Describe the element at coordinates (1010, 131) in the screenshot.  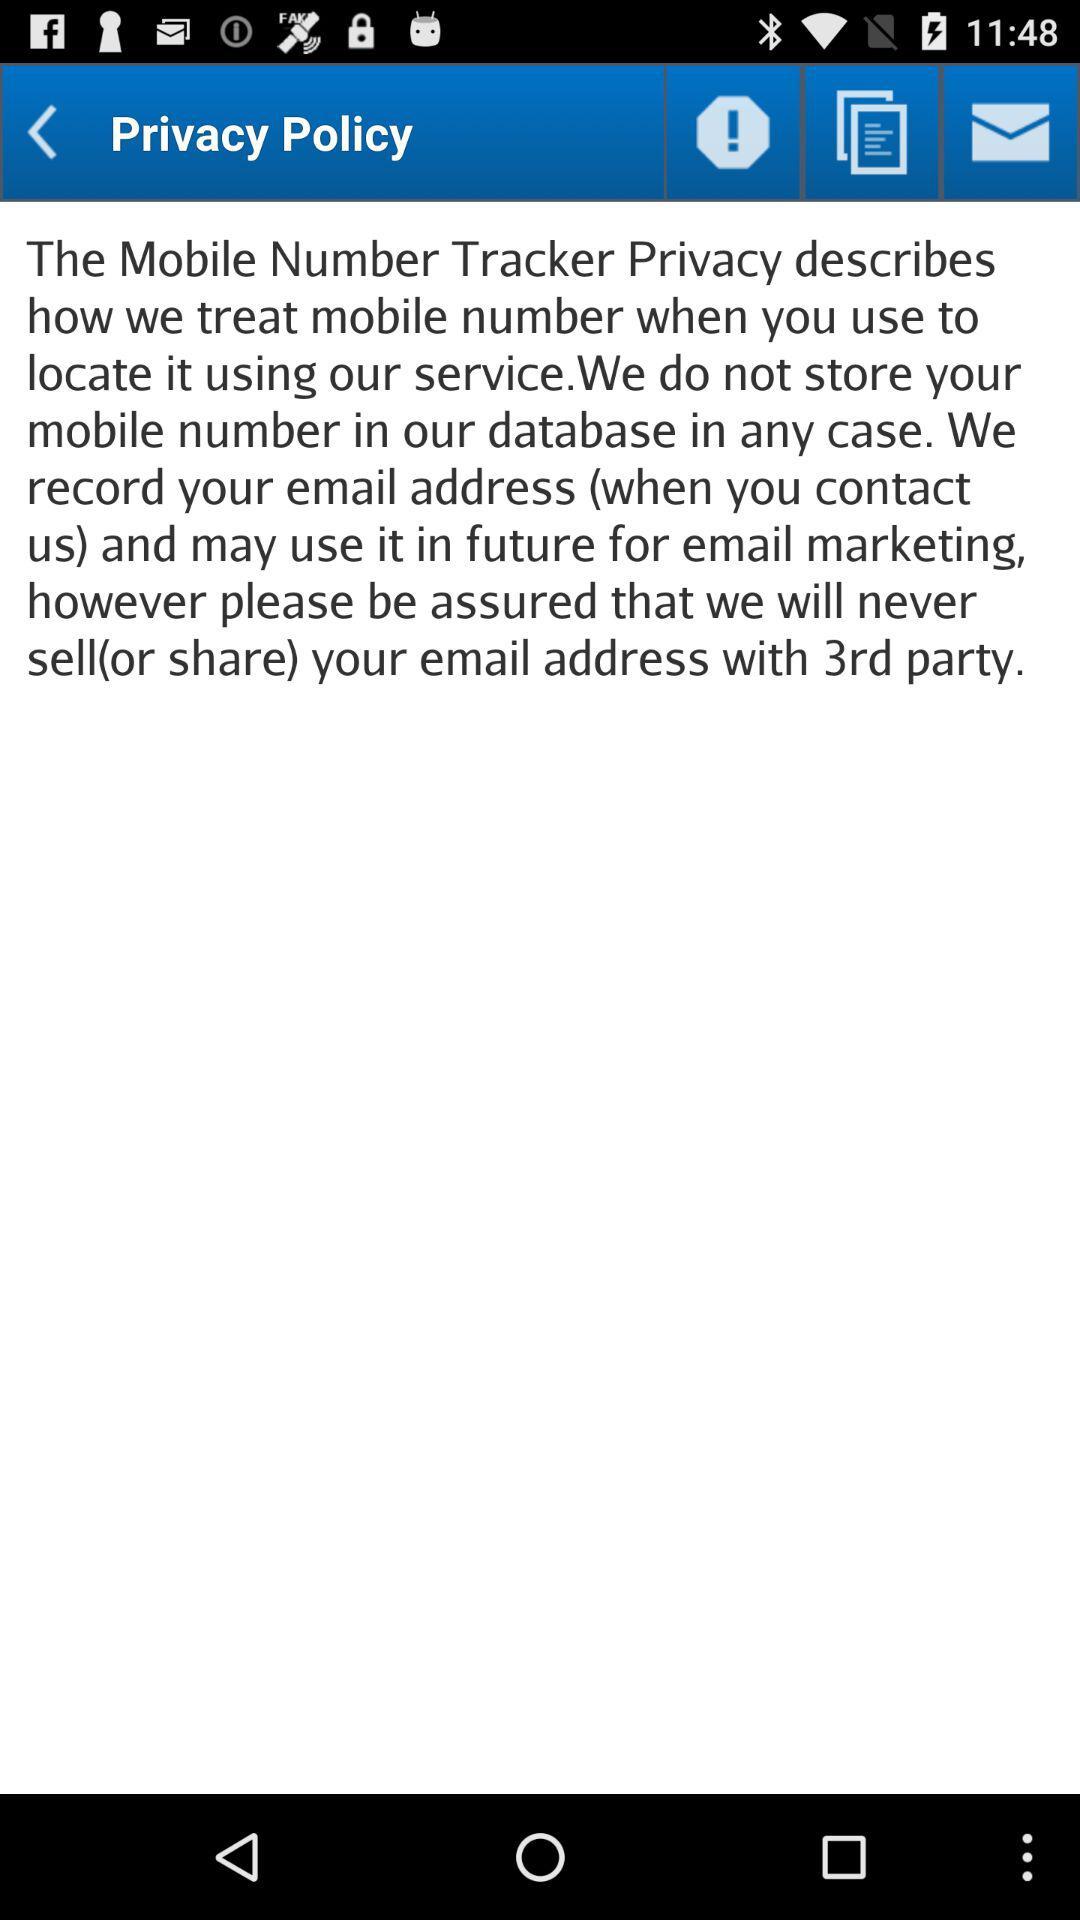
I see `send an e-mail` at that location.